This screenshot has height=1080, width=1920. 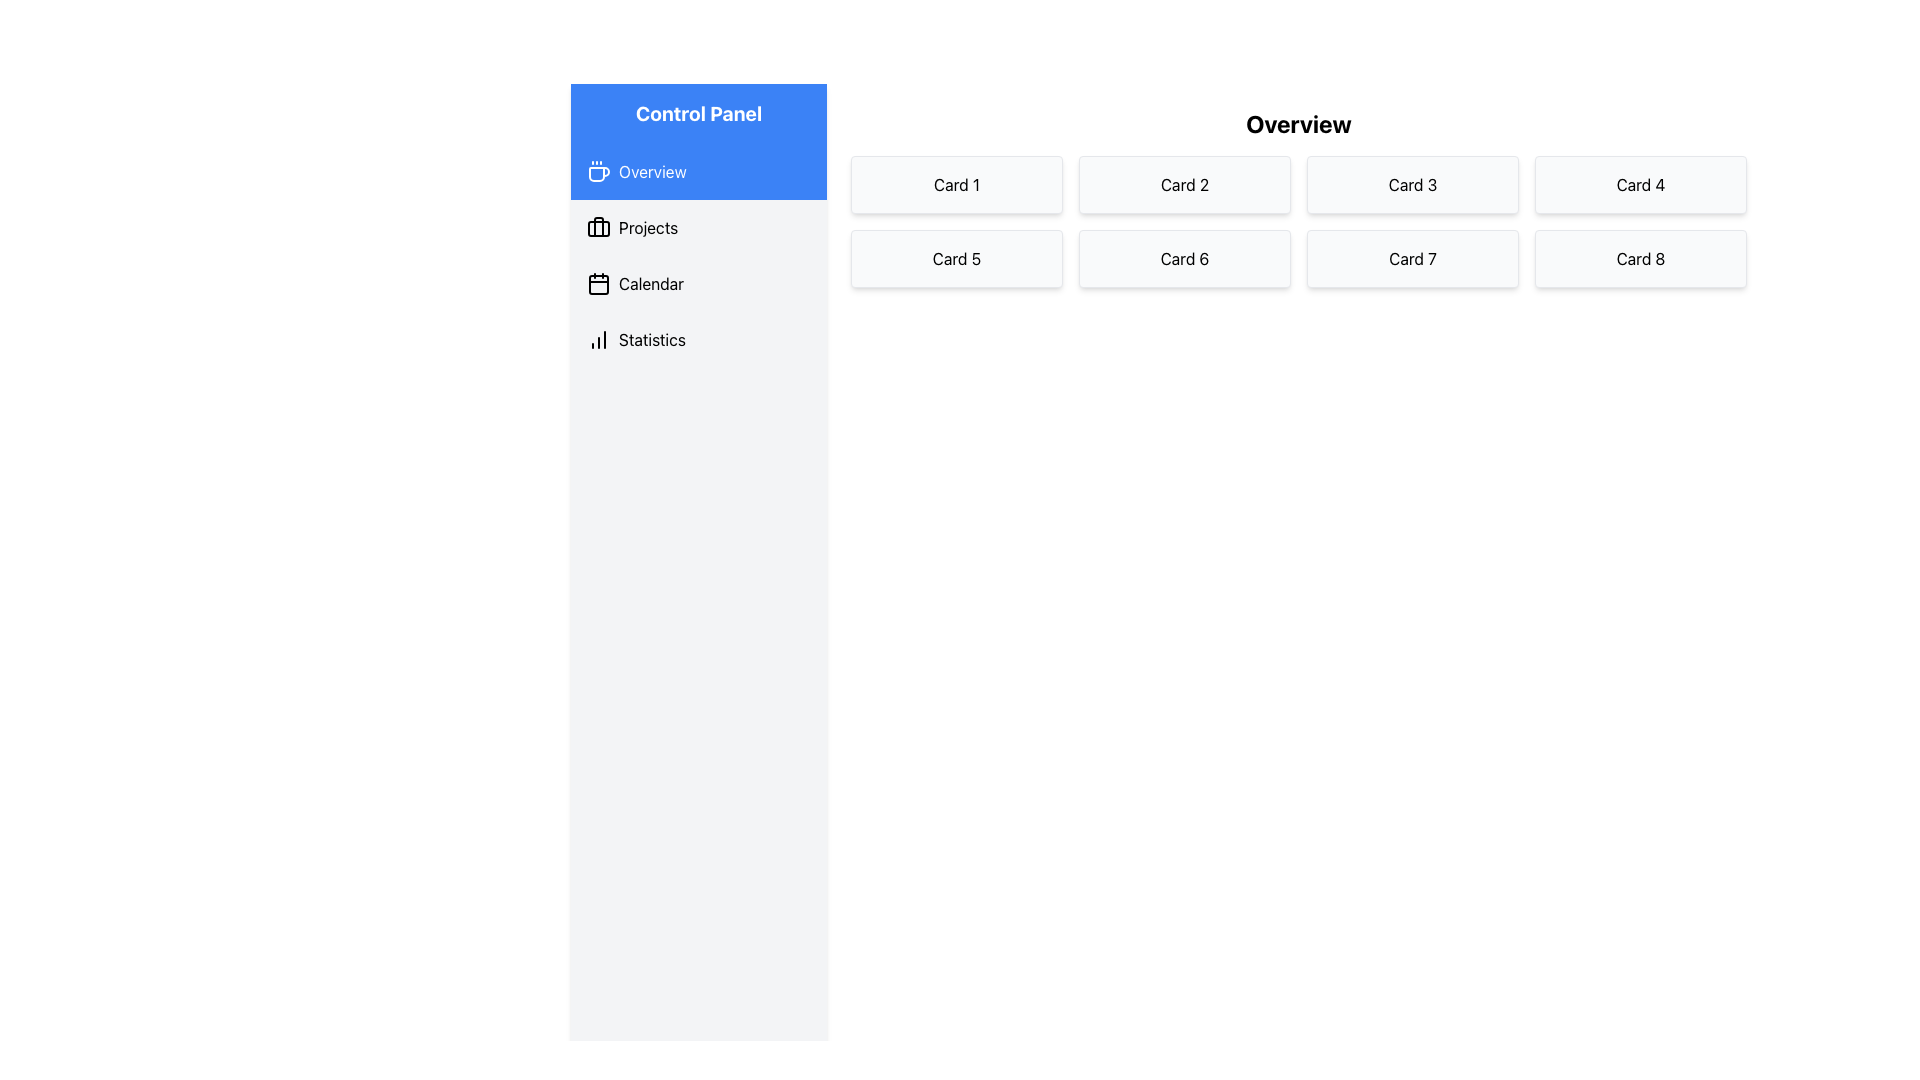 What do you see at coordinates (1411, 257) in the screenshot?
I see `the text label displaying 'Card 7', which is styled with a sans-serif font and is located inside a rectangular card in the second row and third column of the grid layout` at bounding box center [1411, 257].